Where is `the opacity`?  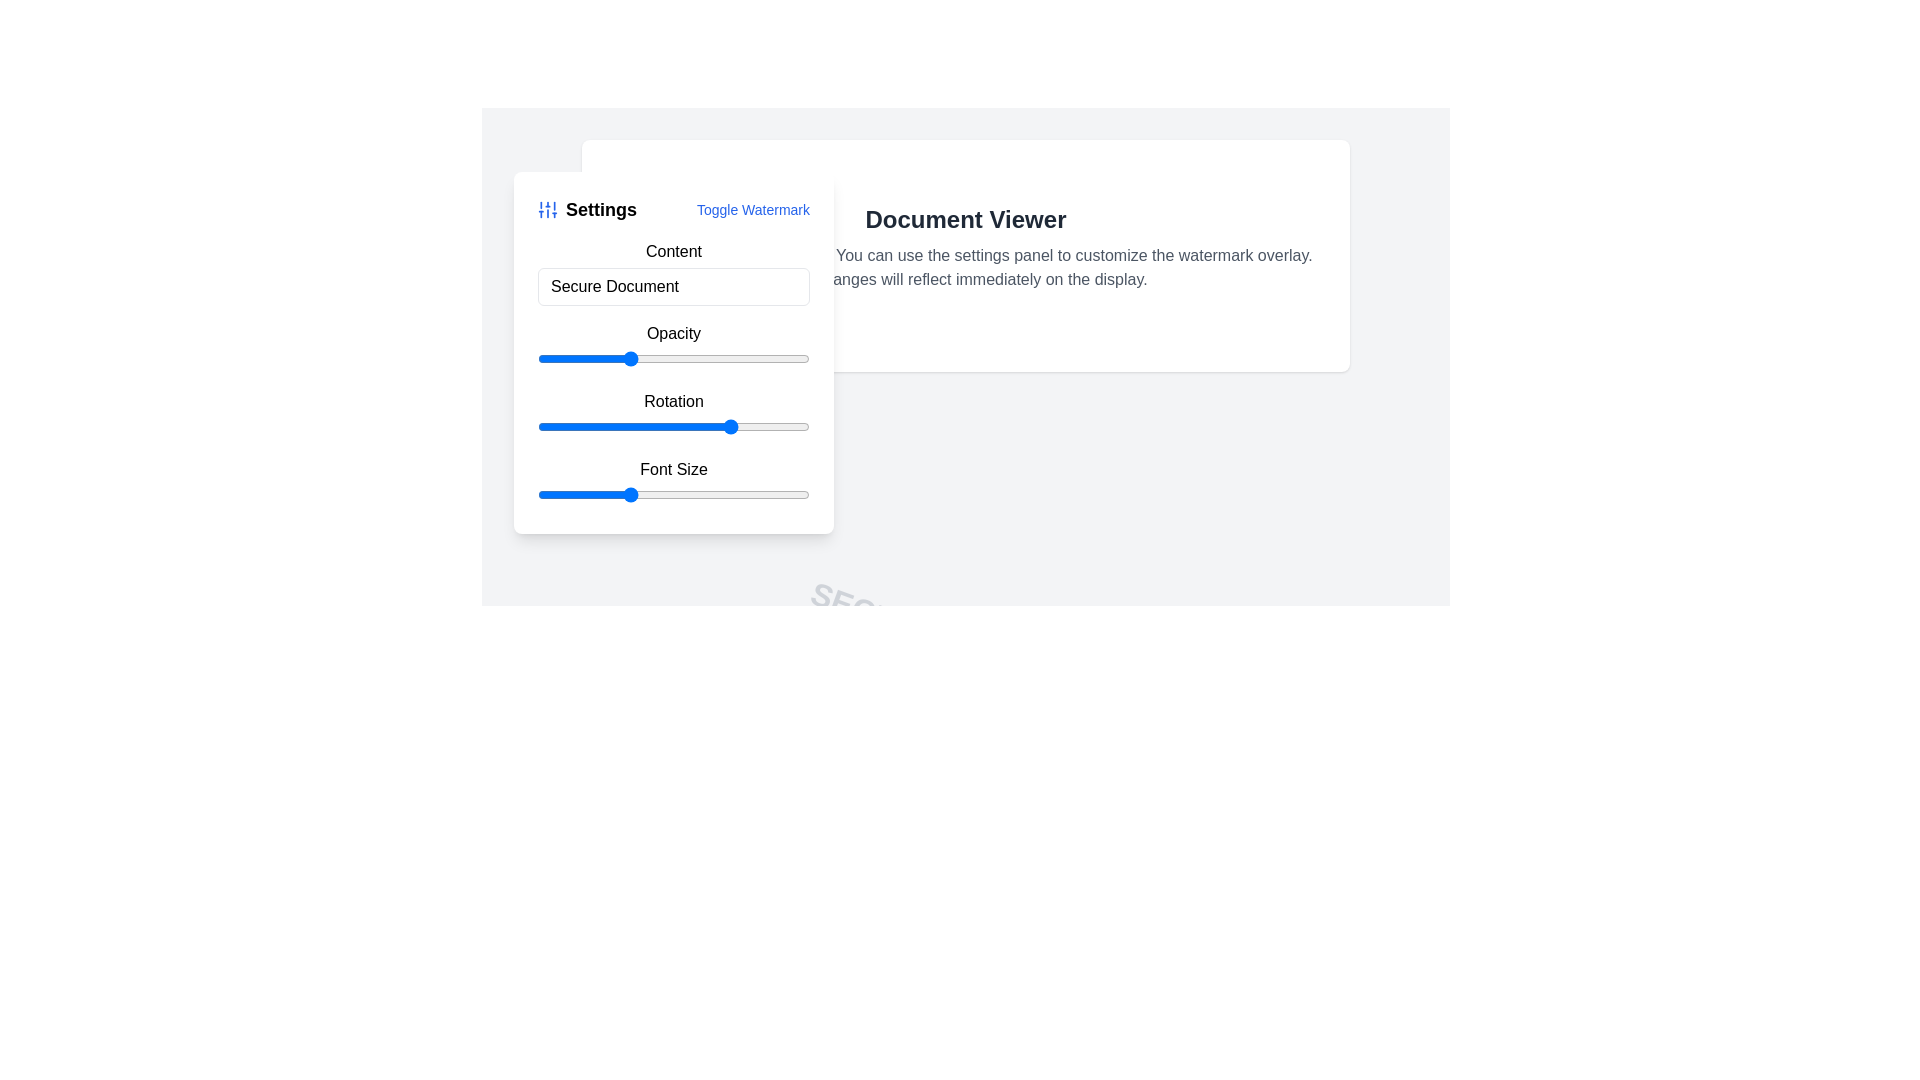
the opacity is located at coordinates (507, 357).